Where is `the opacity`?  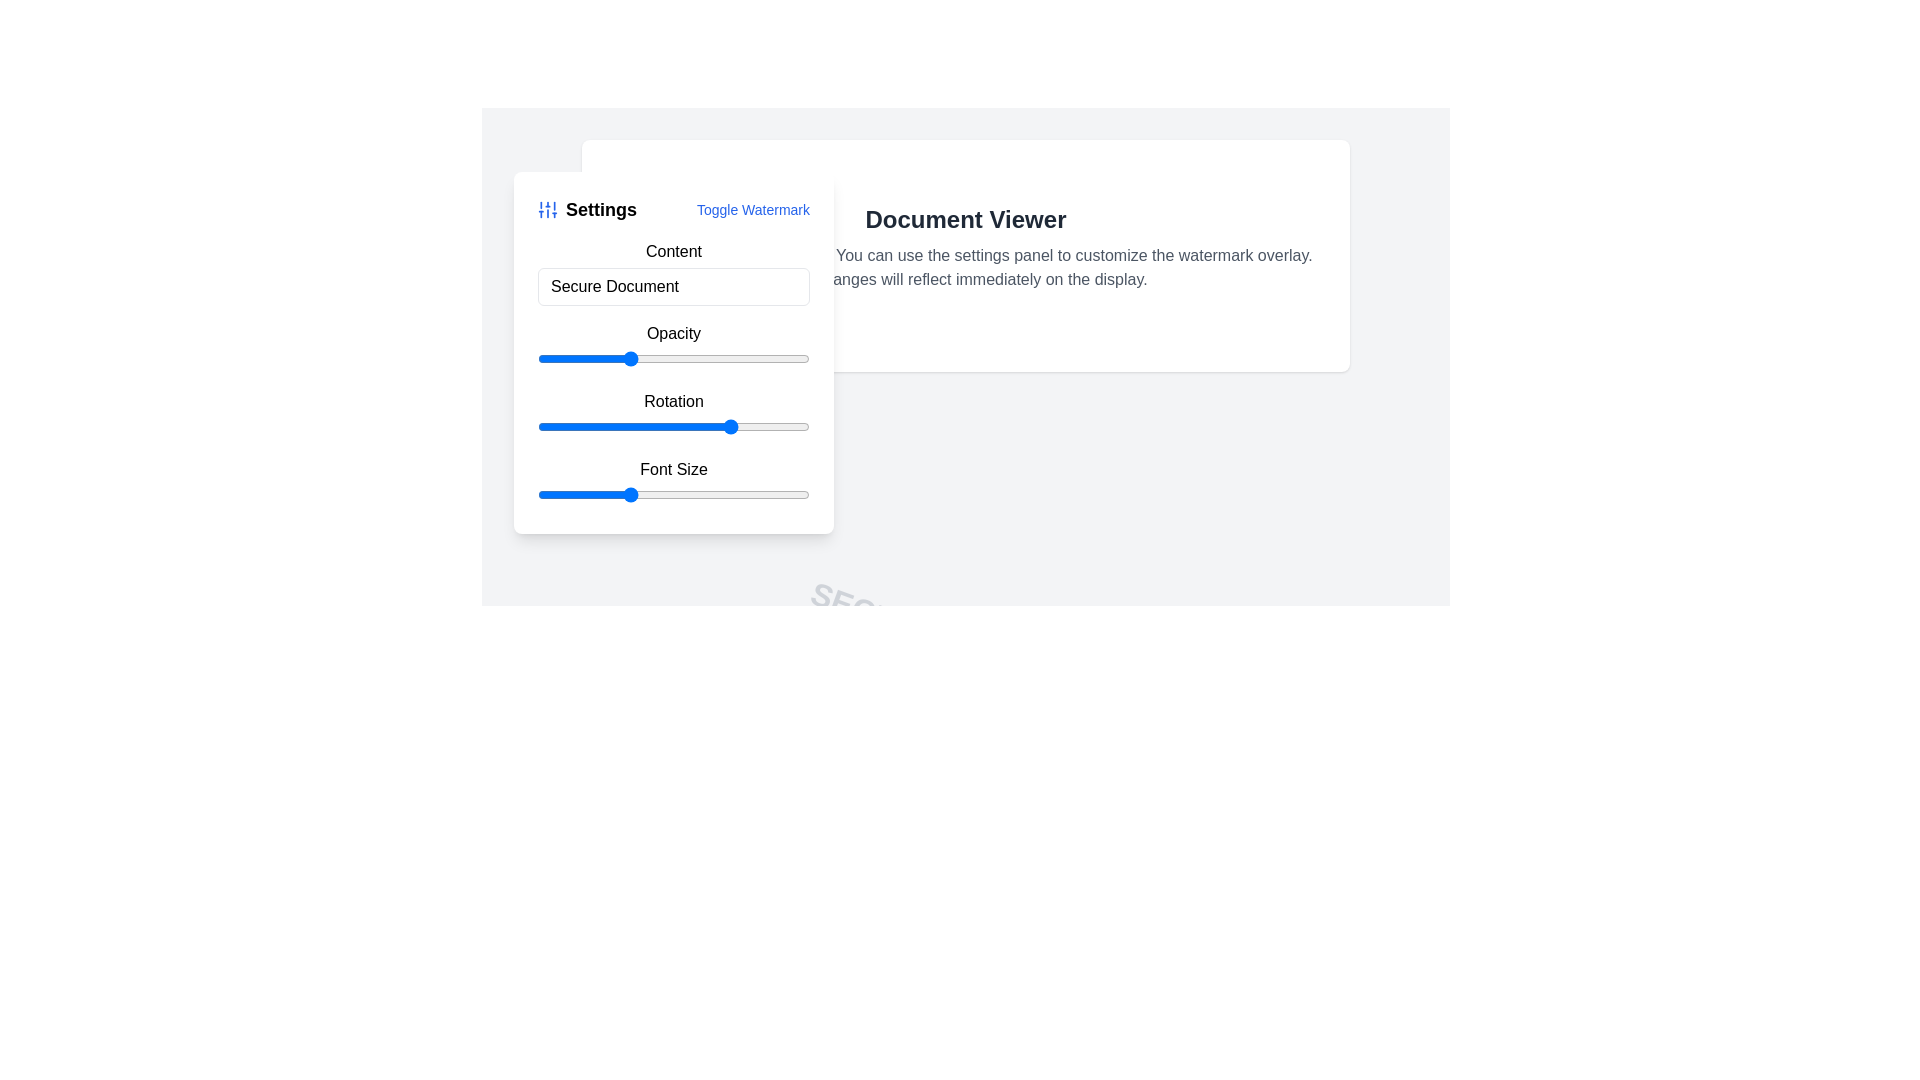
the opacity is located at coordinates (507, 357).